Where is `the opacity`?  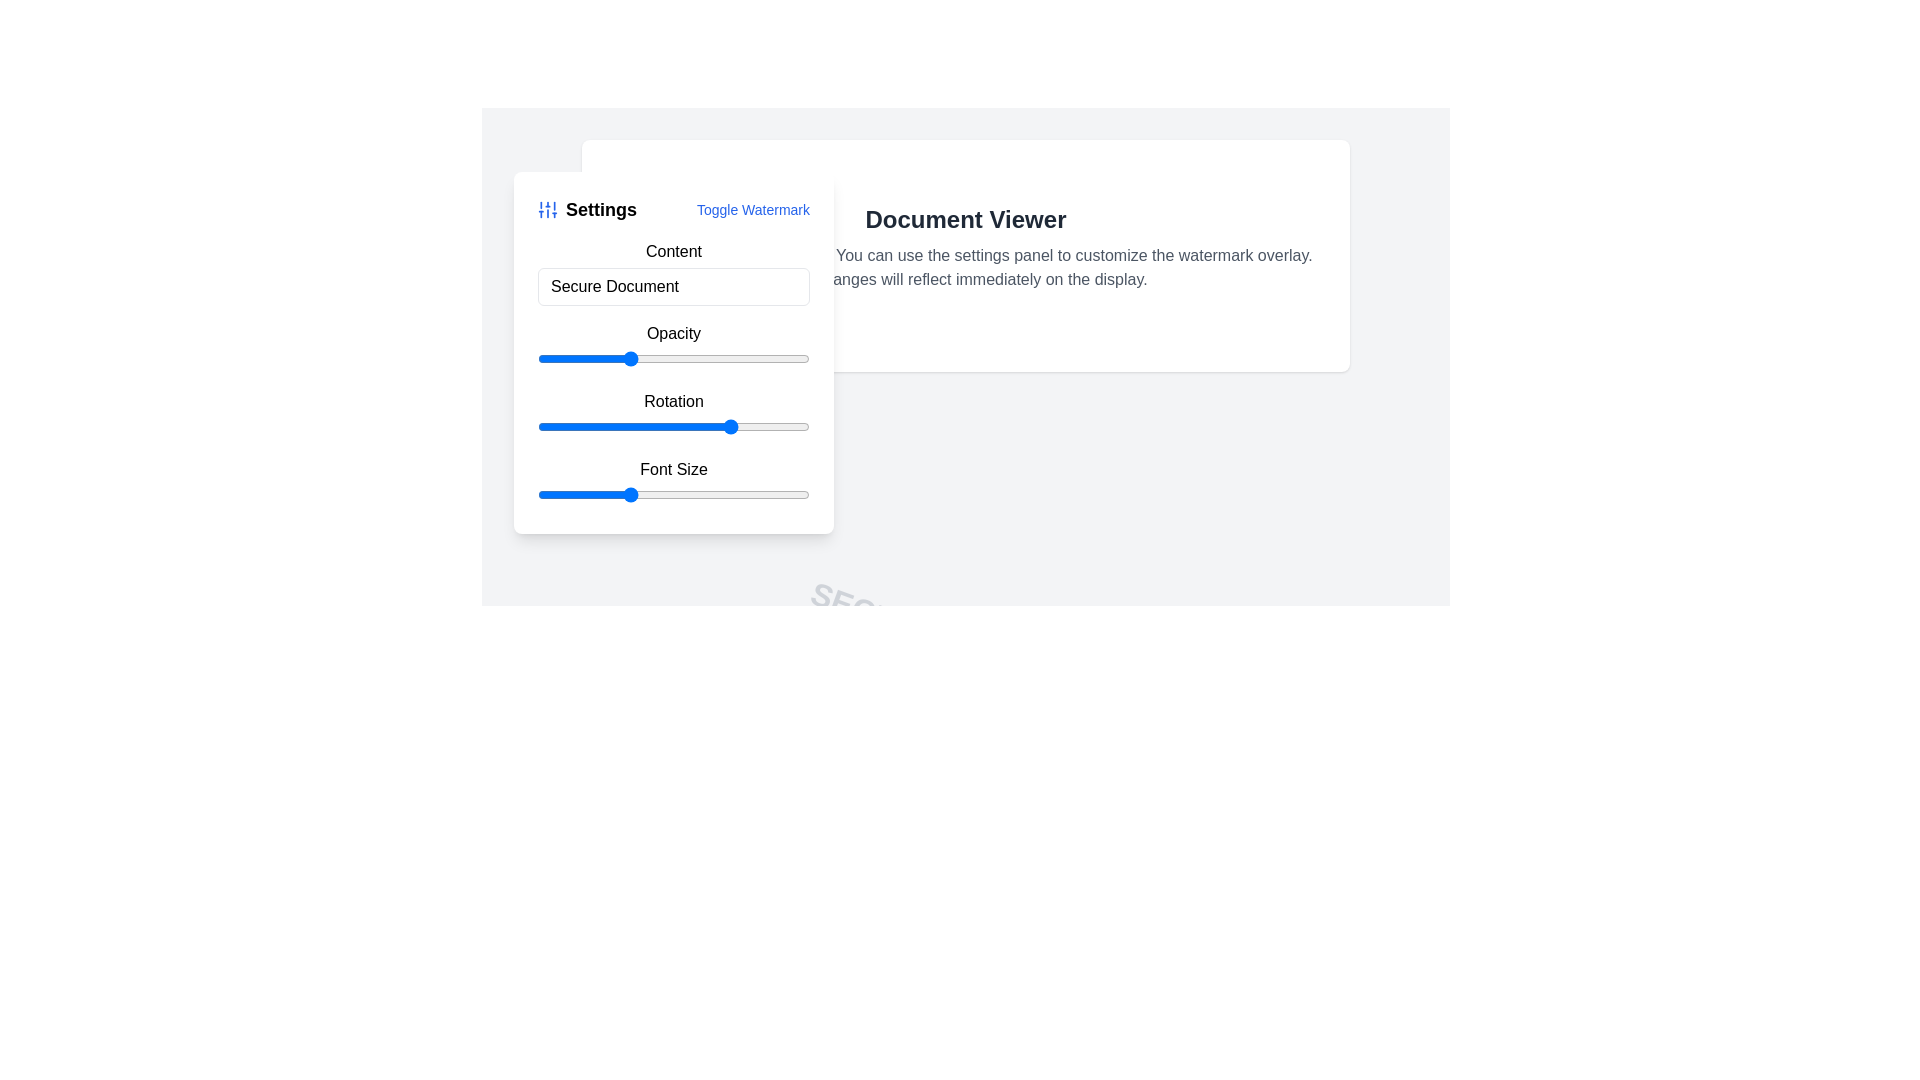
the opacity is located at coordinates (507, 357).